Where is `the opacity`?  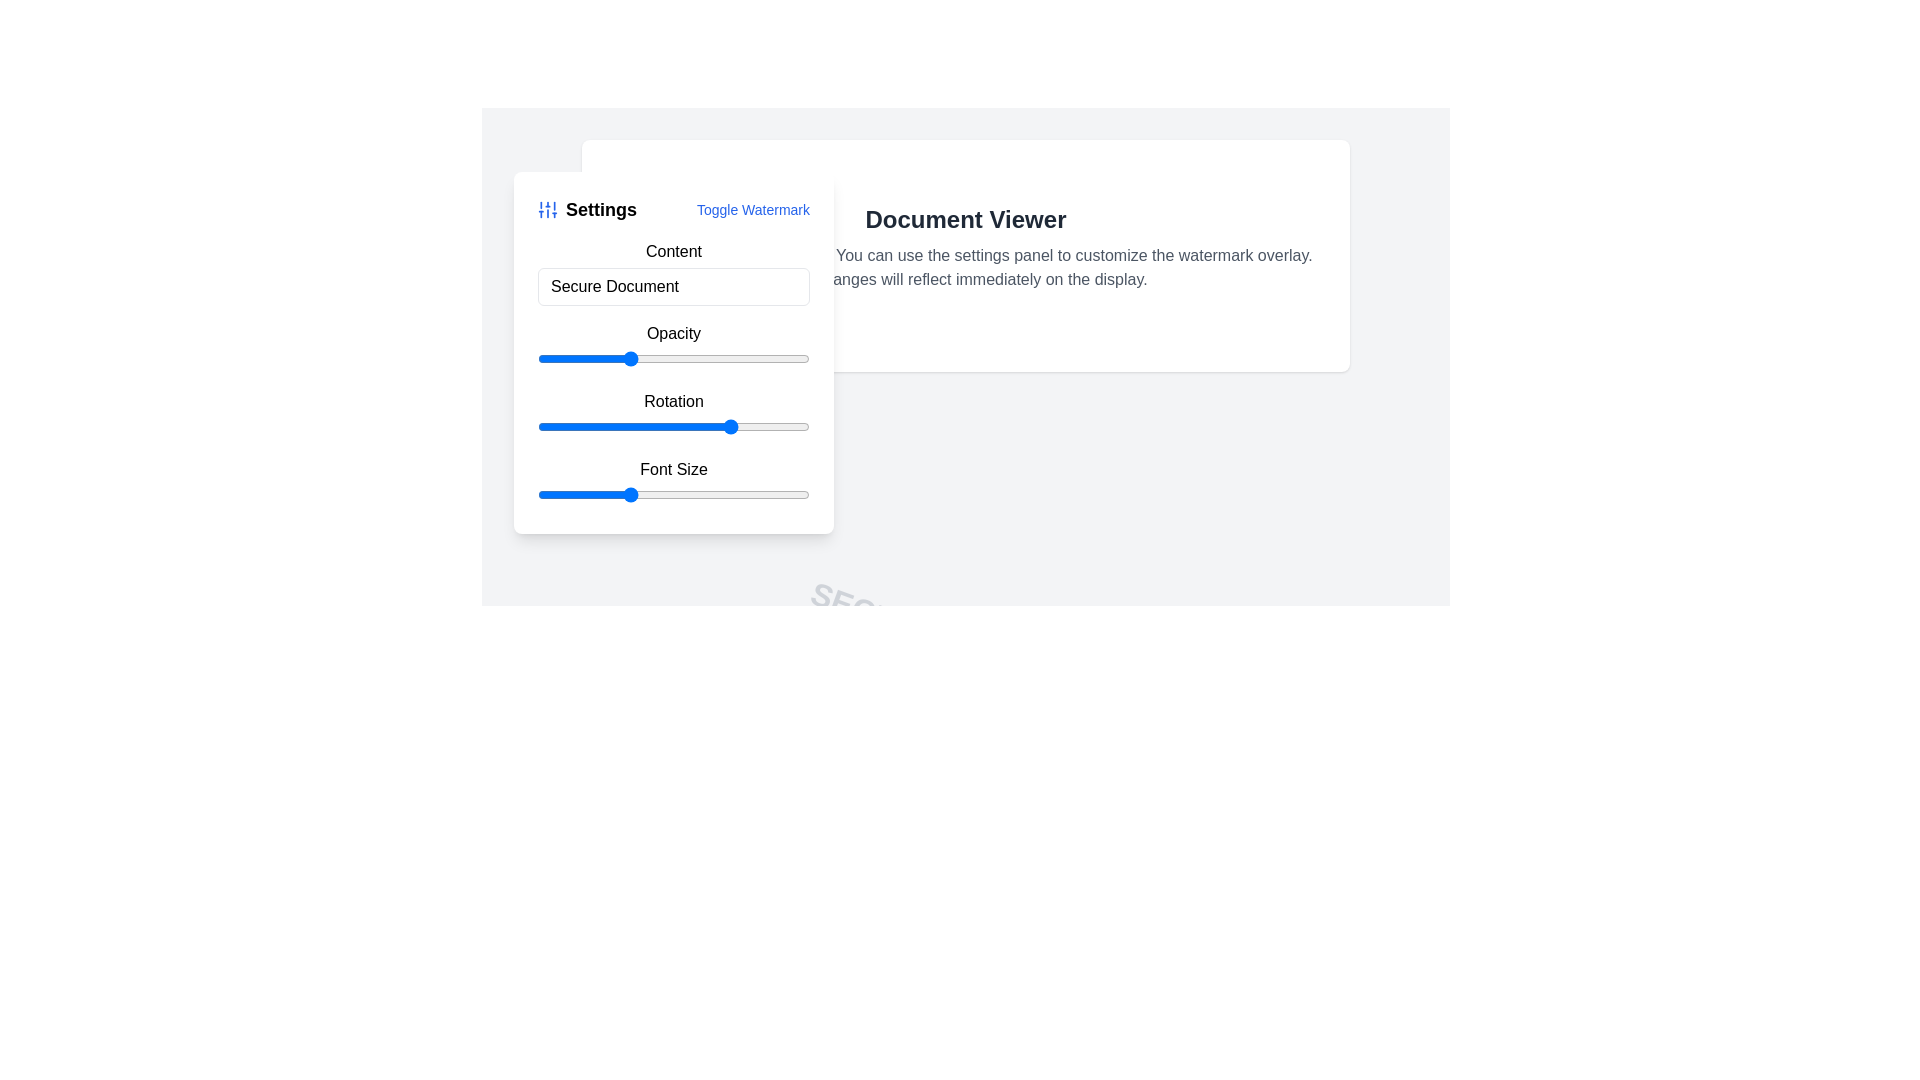
the opacity is located at coordinates (507, 357).